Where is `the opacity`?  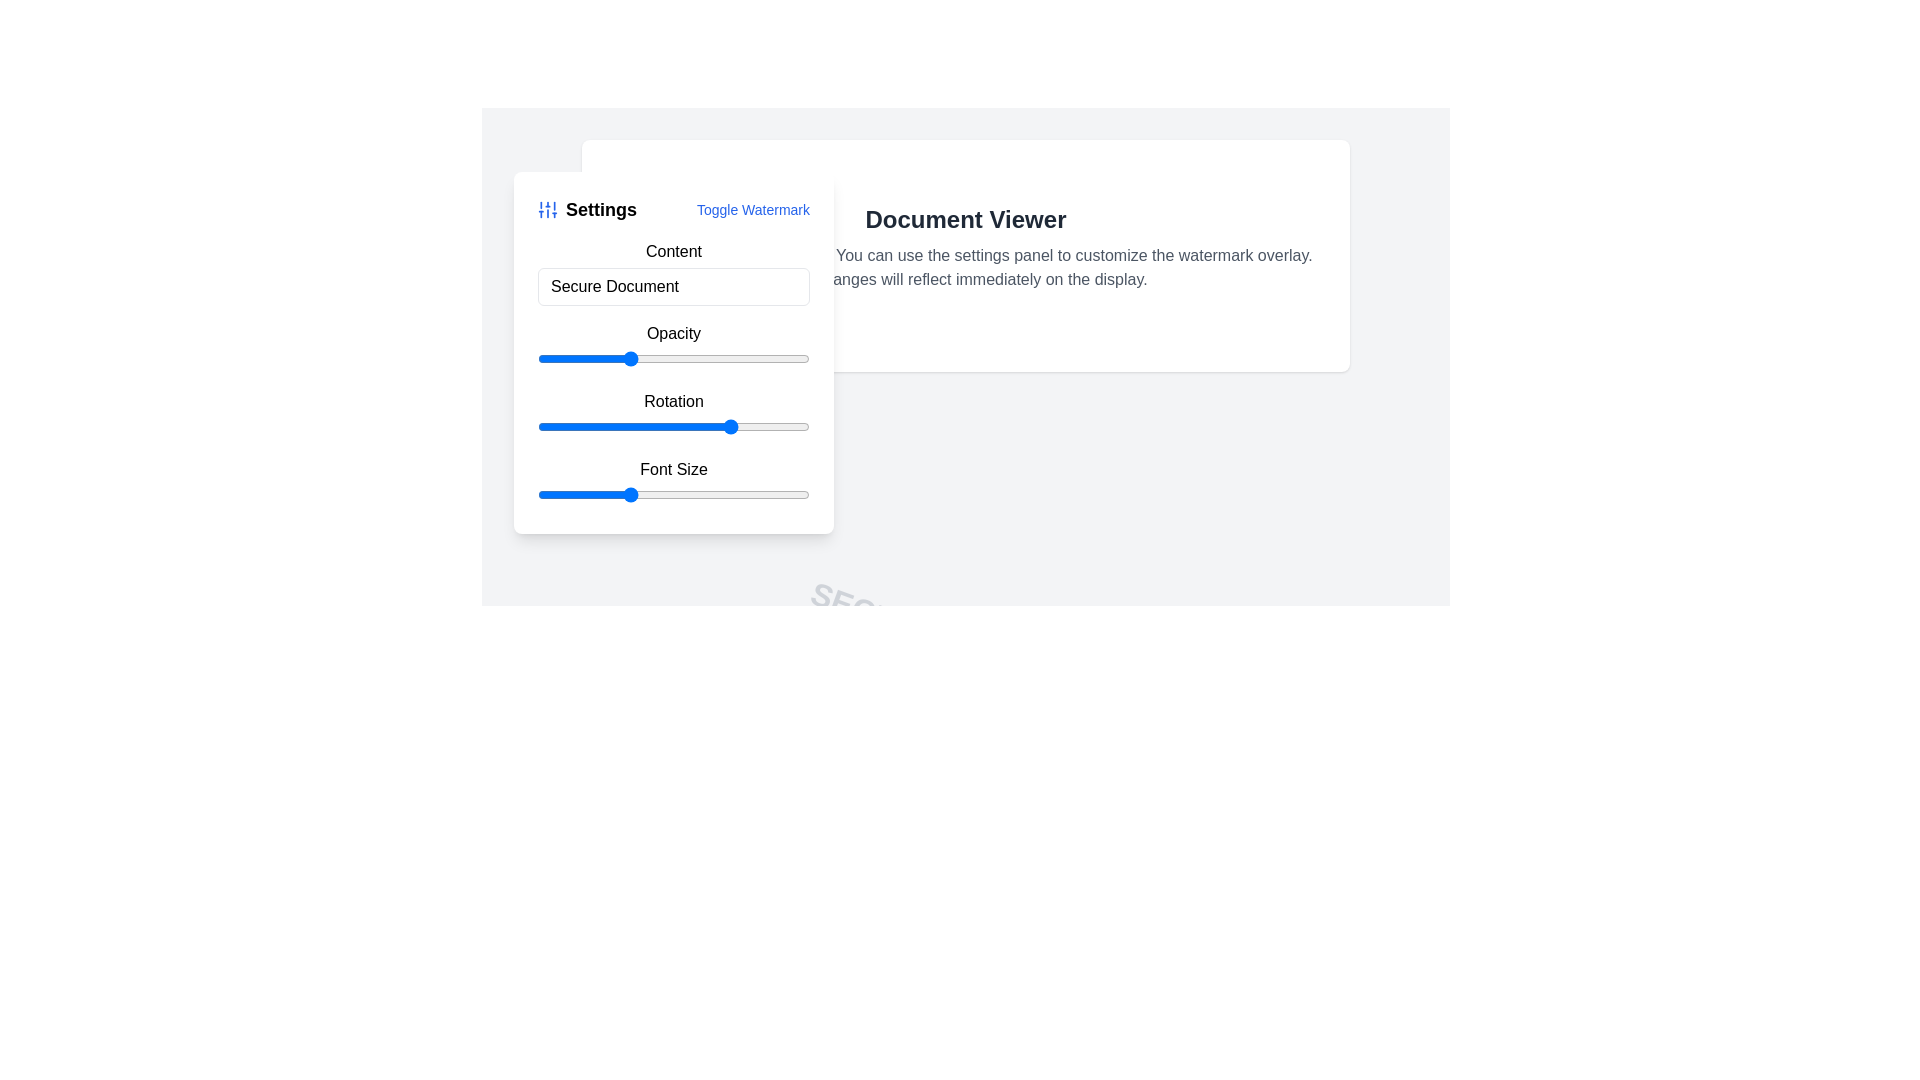
the opacity is located at coordinates (507, 357).